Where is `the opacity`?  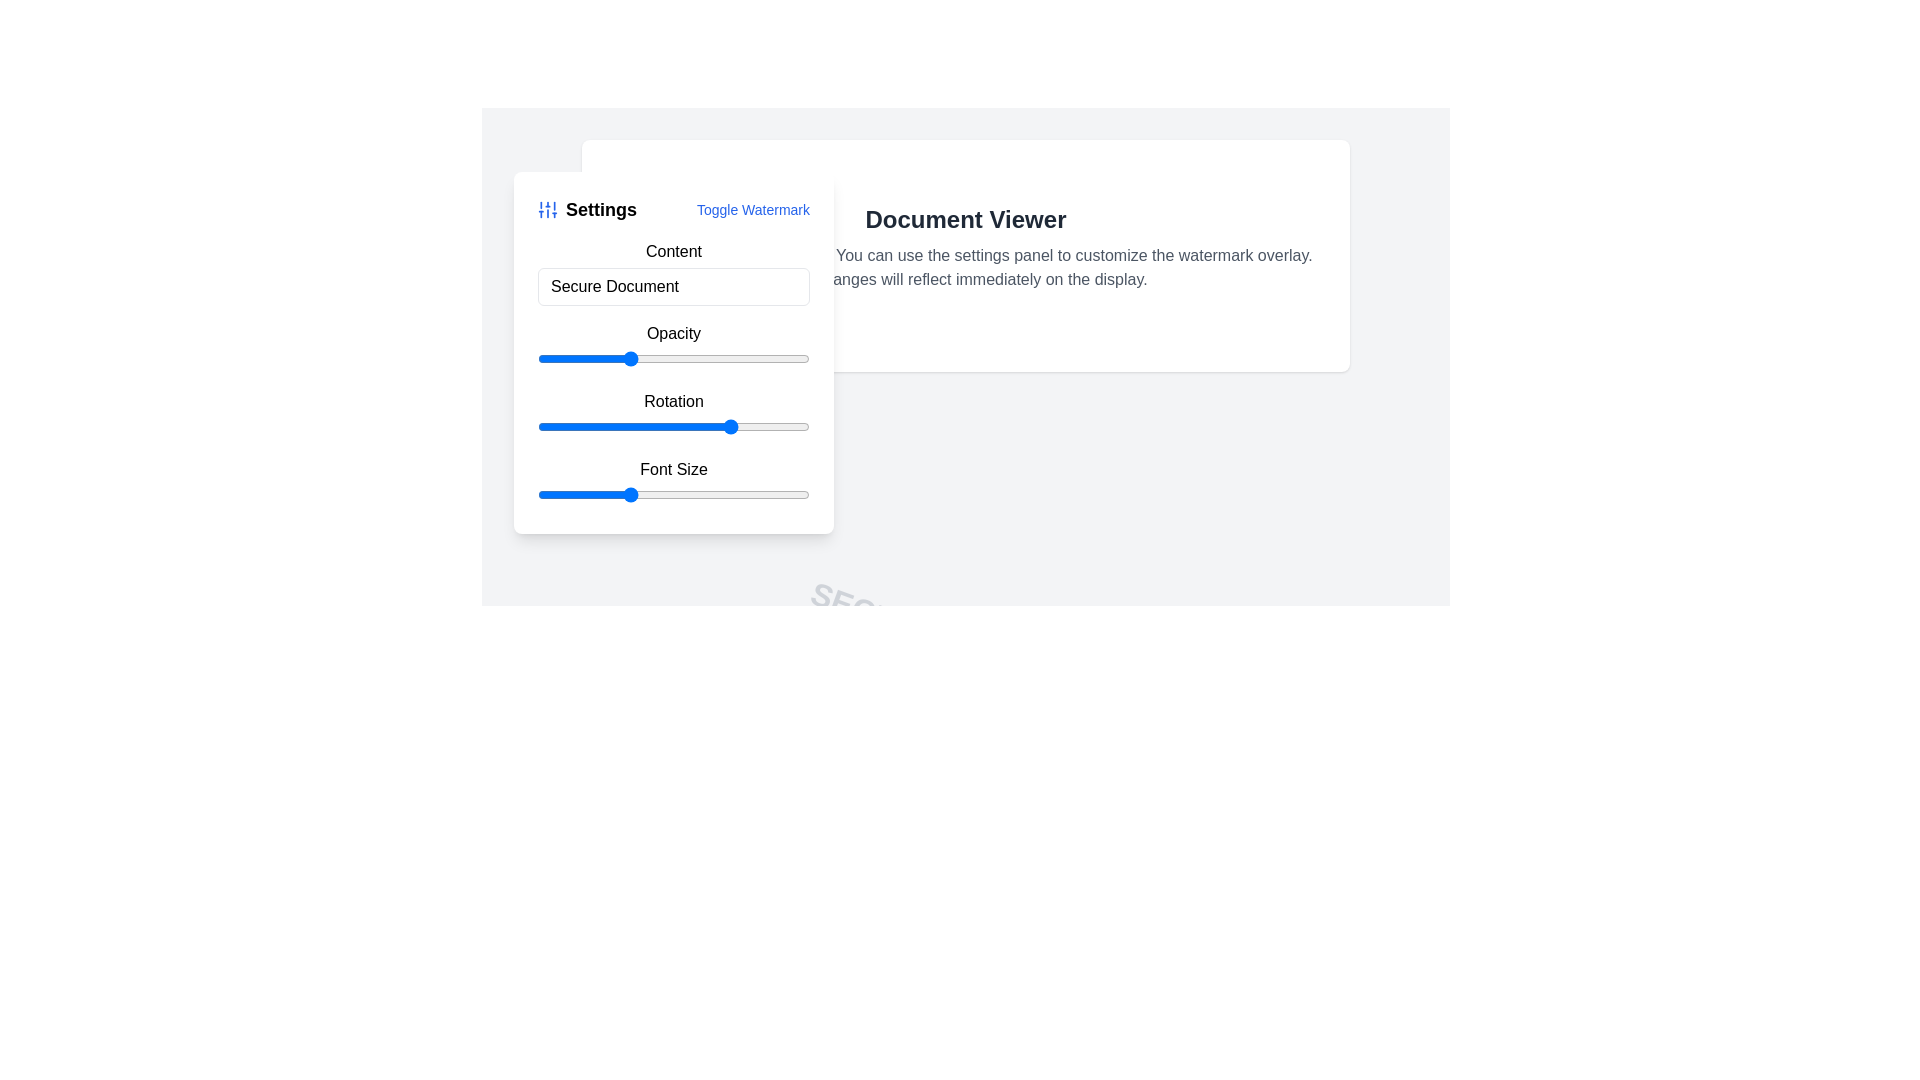
the opacity is located at coordinates (507, 357).